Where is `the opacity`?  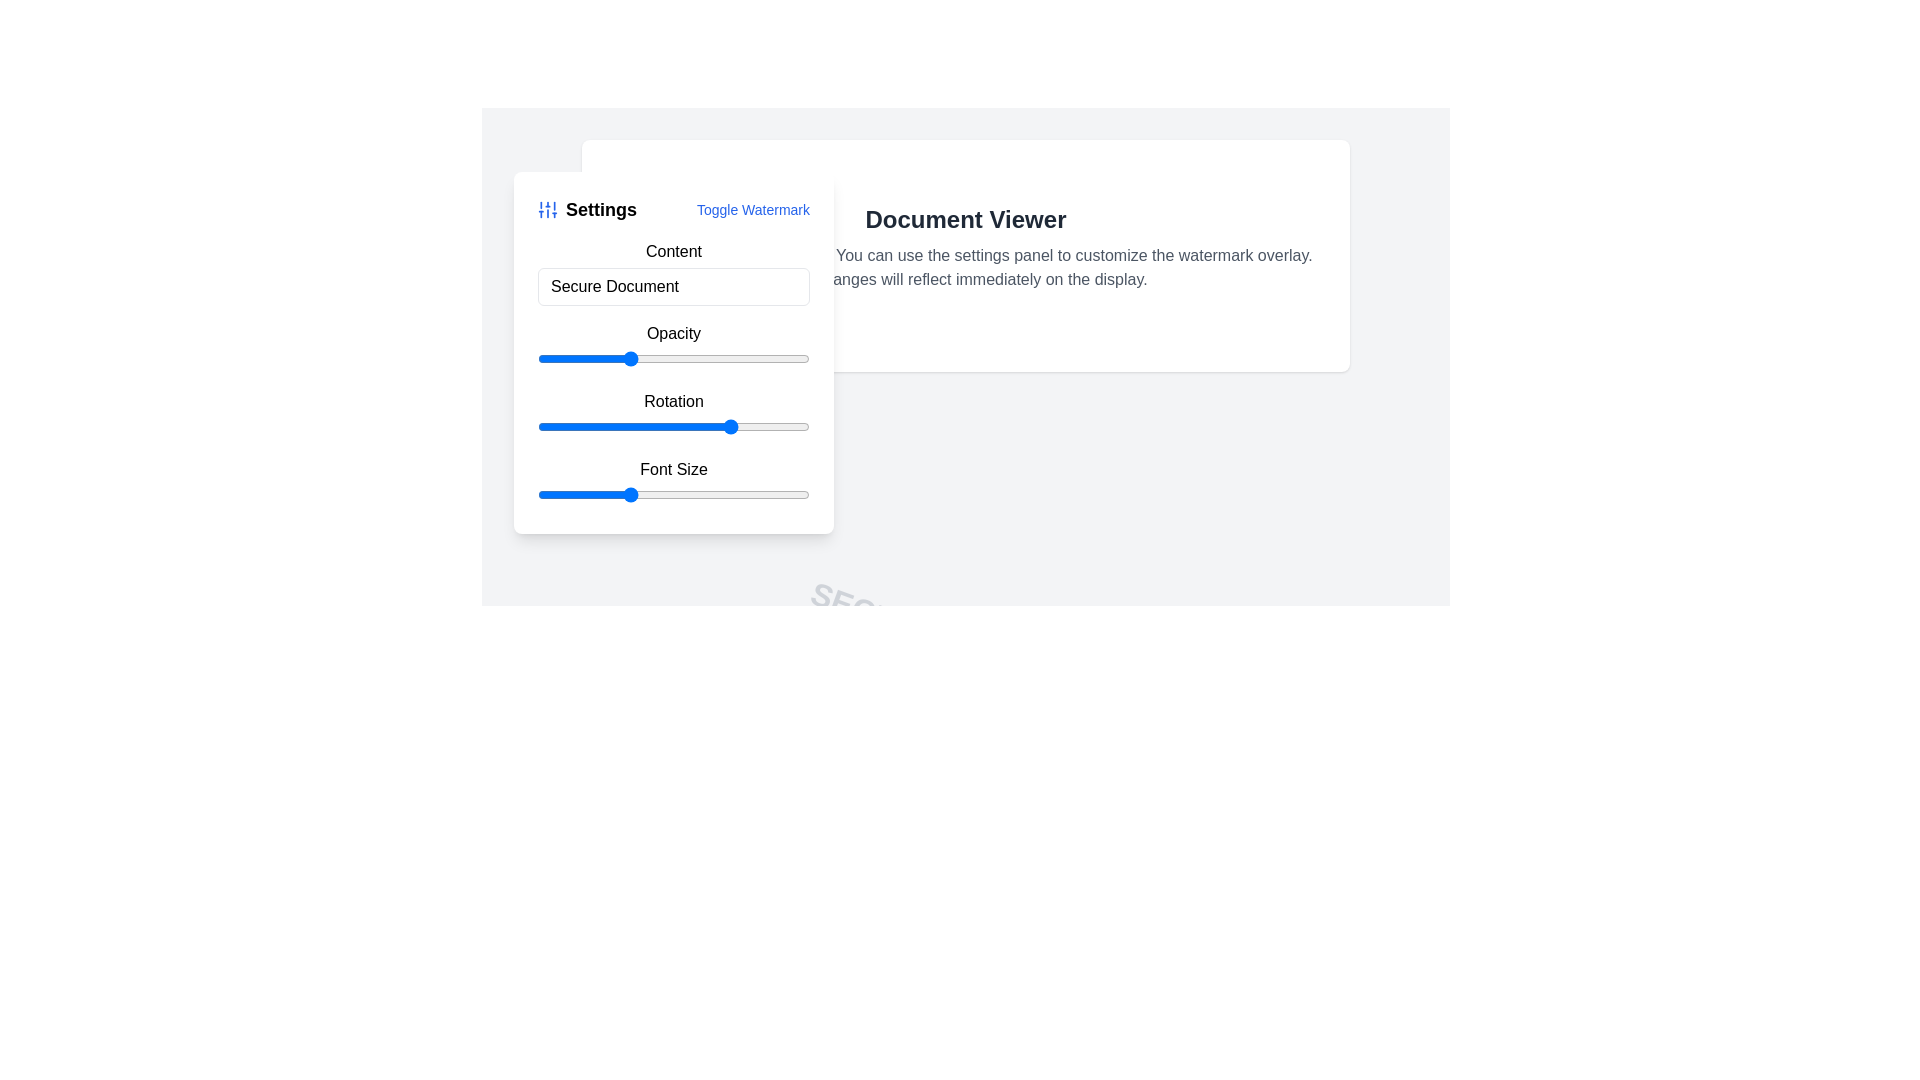
the opacity is located at coordinates (507, 357).